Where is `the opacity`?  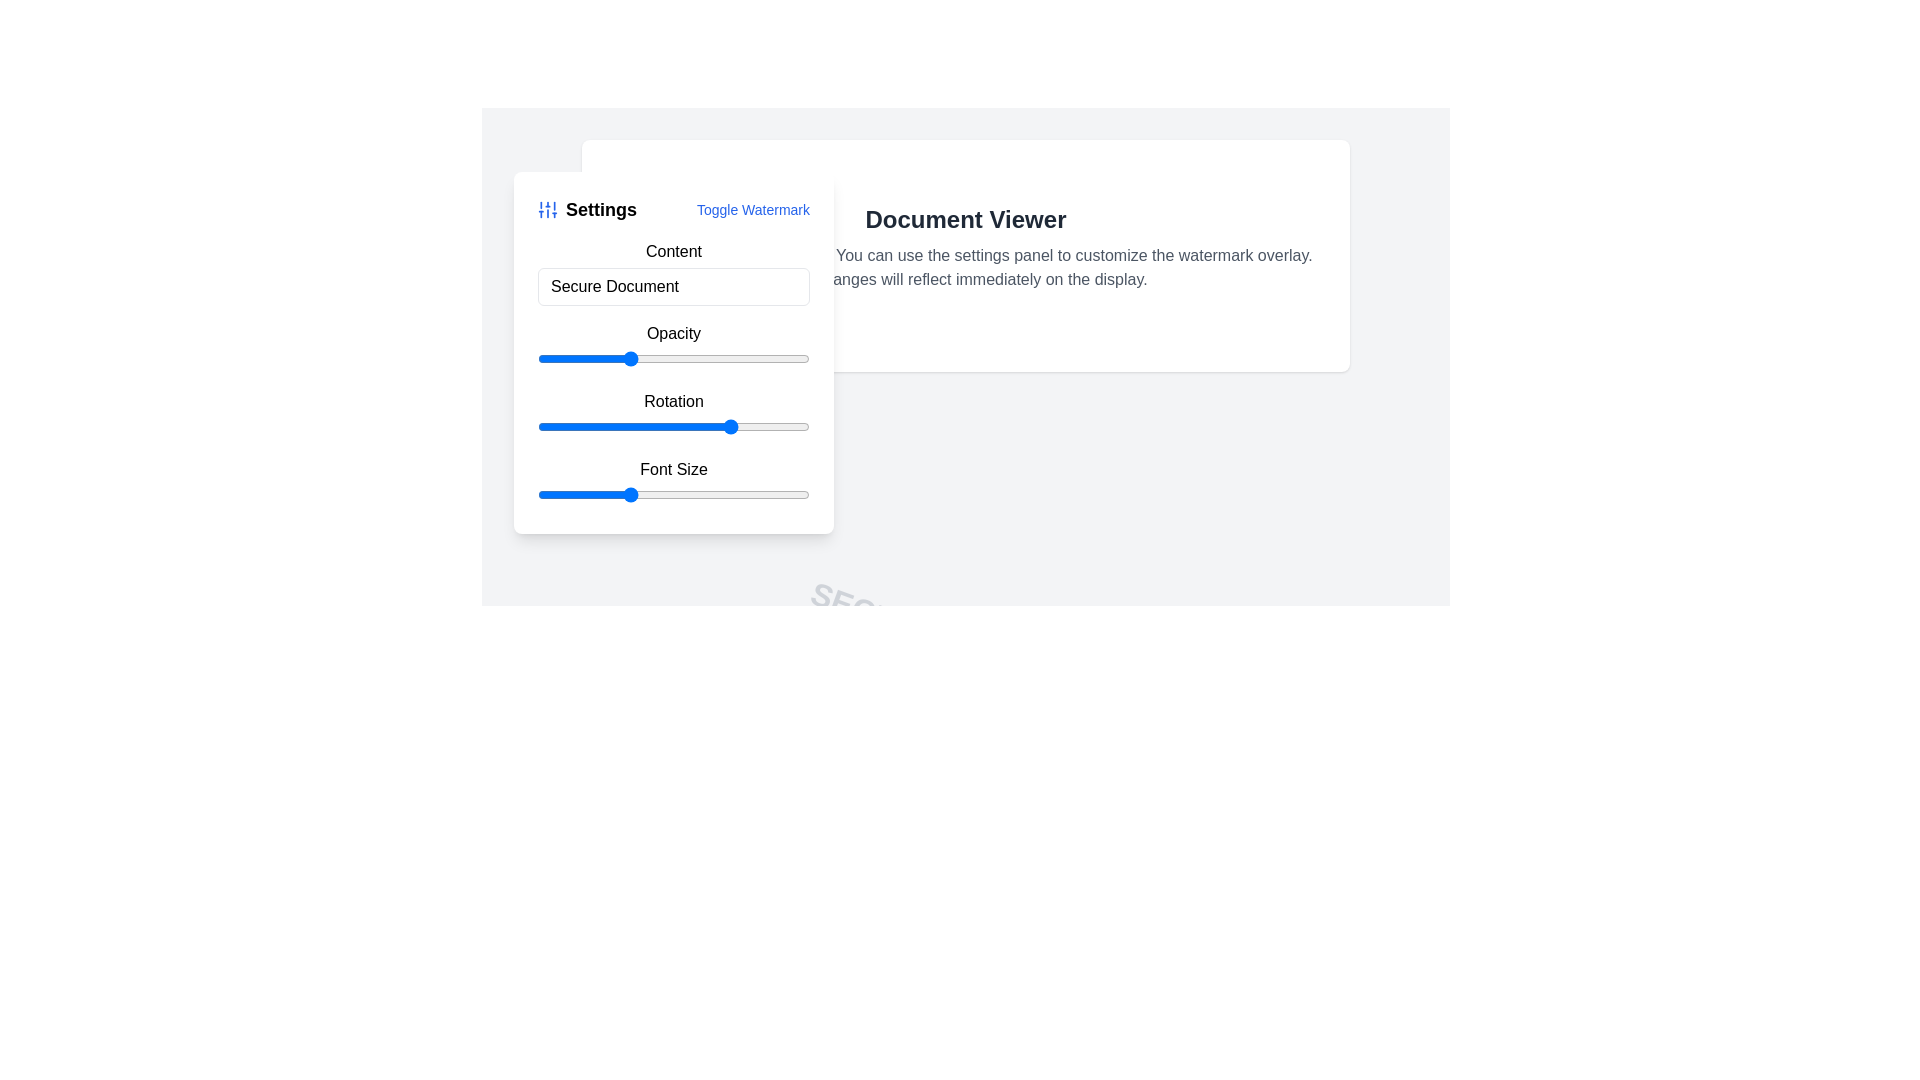
the opacity is located at coordinates (507, 357).